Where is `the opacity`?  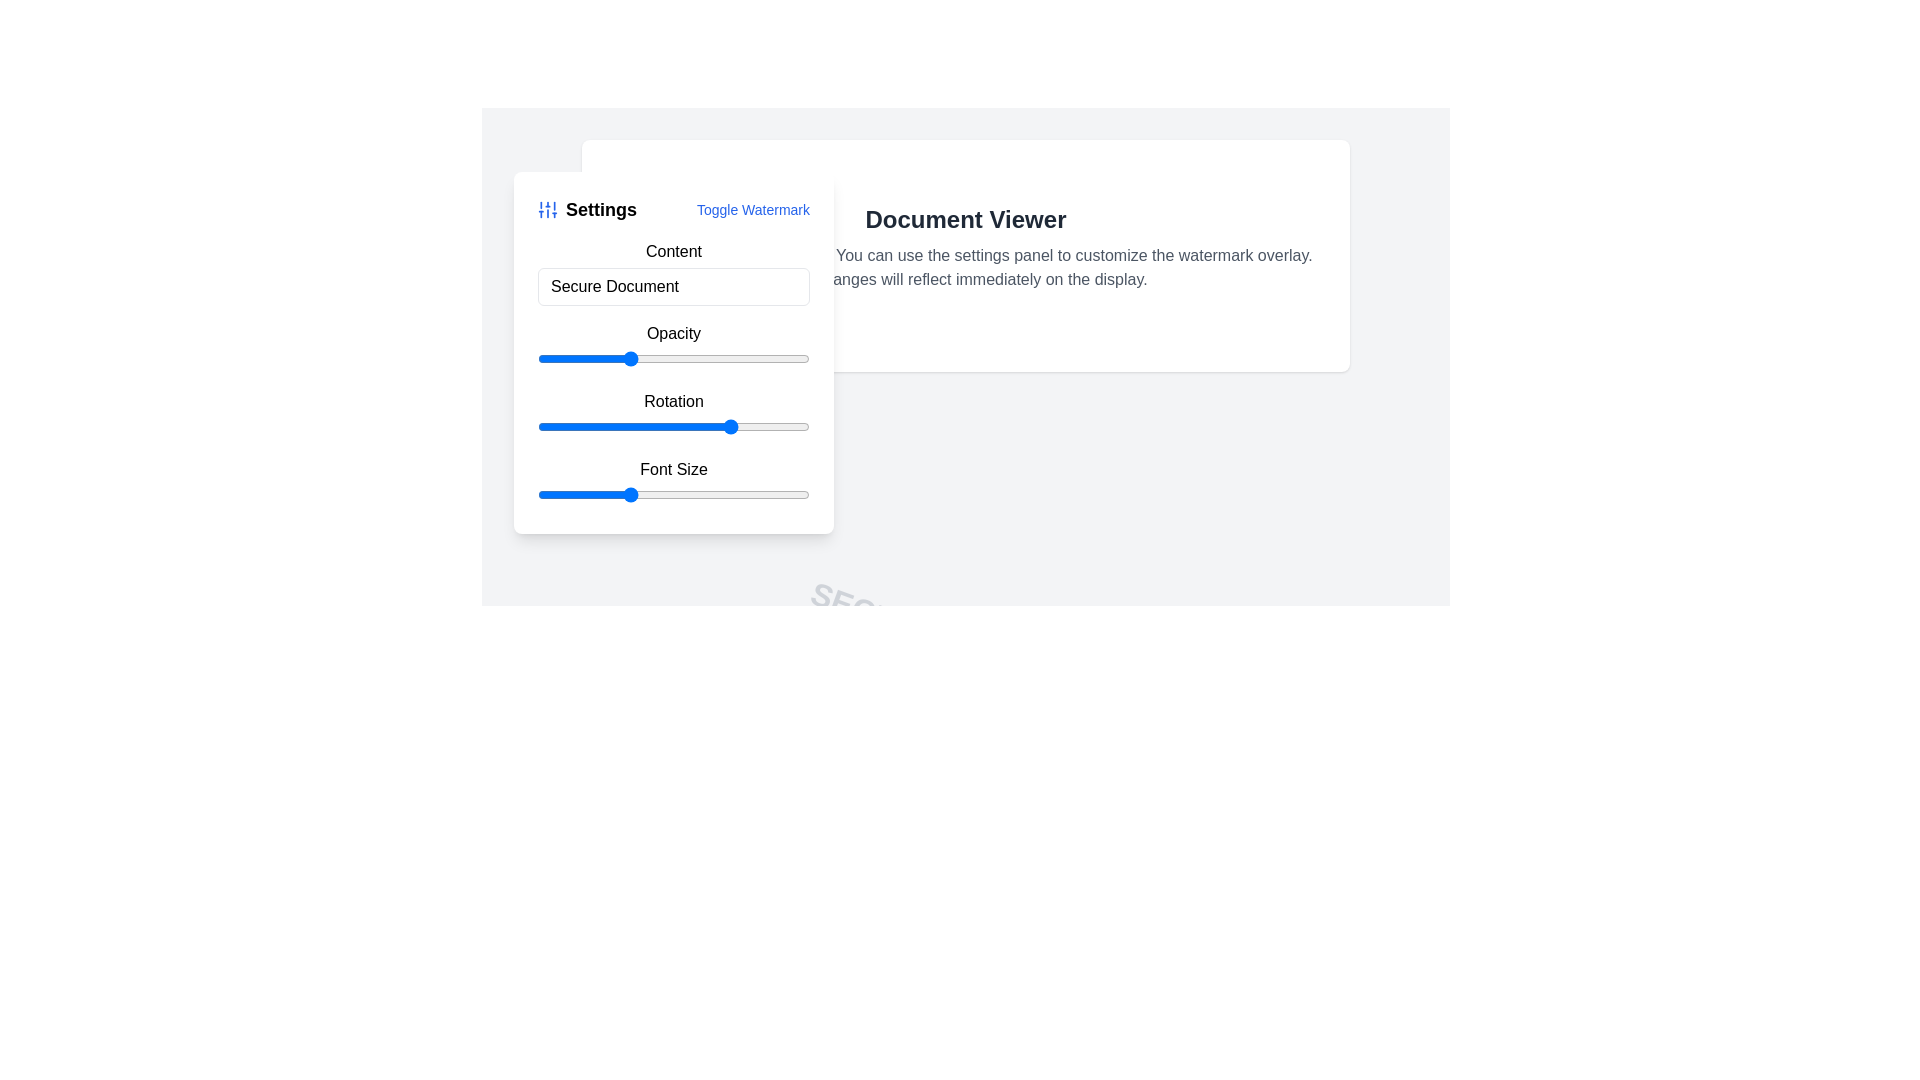
the opacity is located at coordinates (507, 357).